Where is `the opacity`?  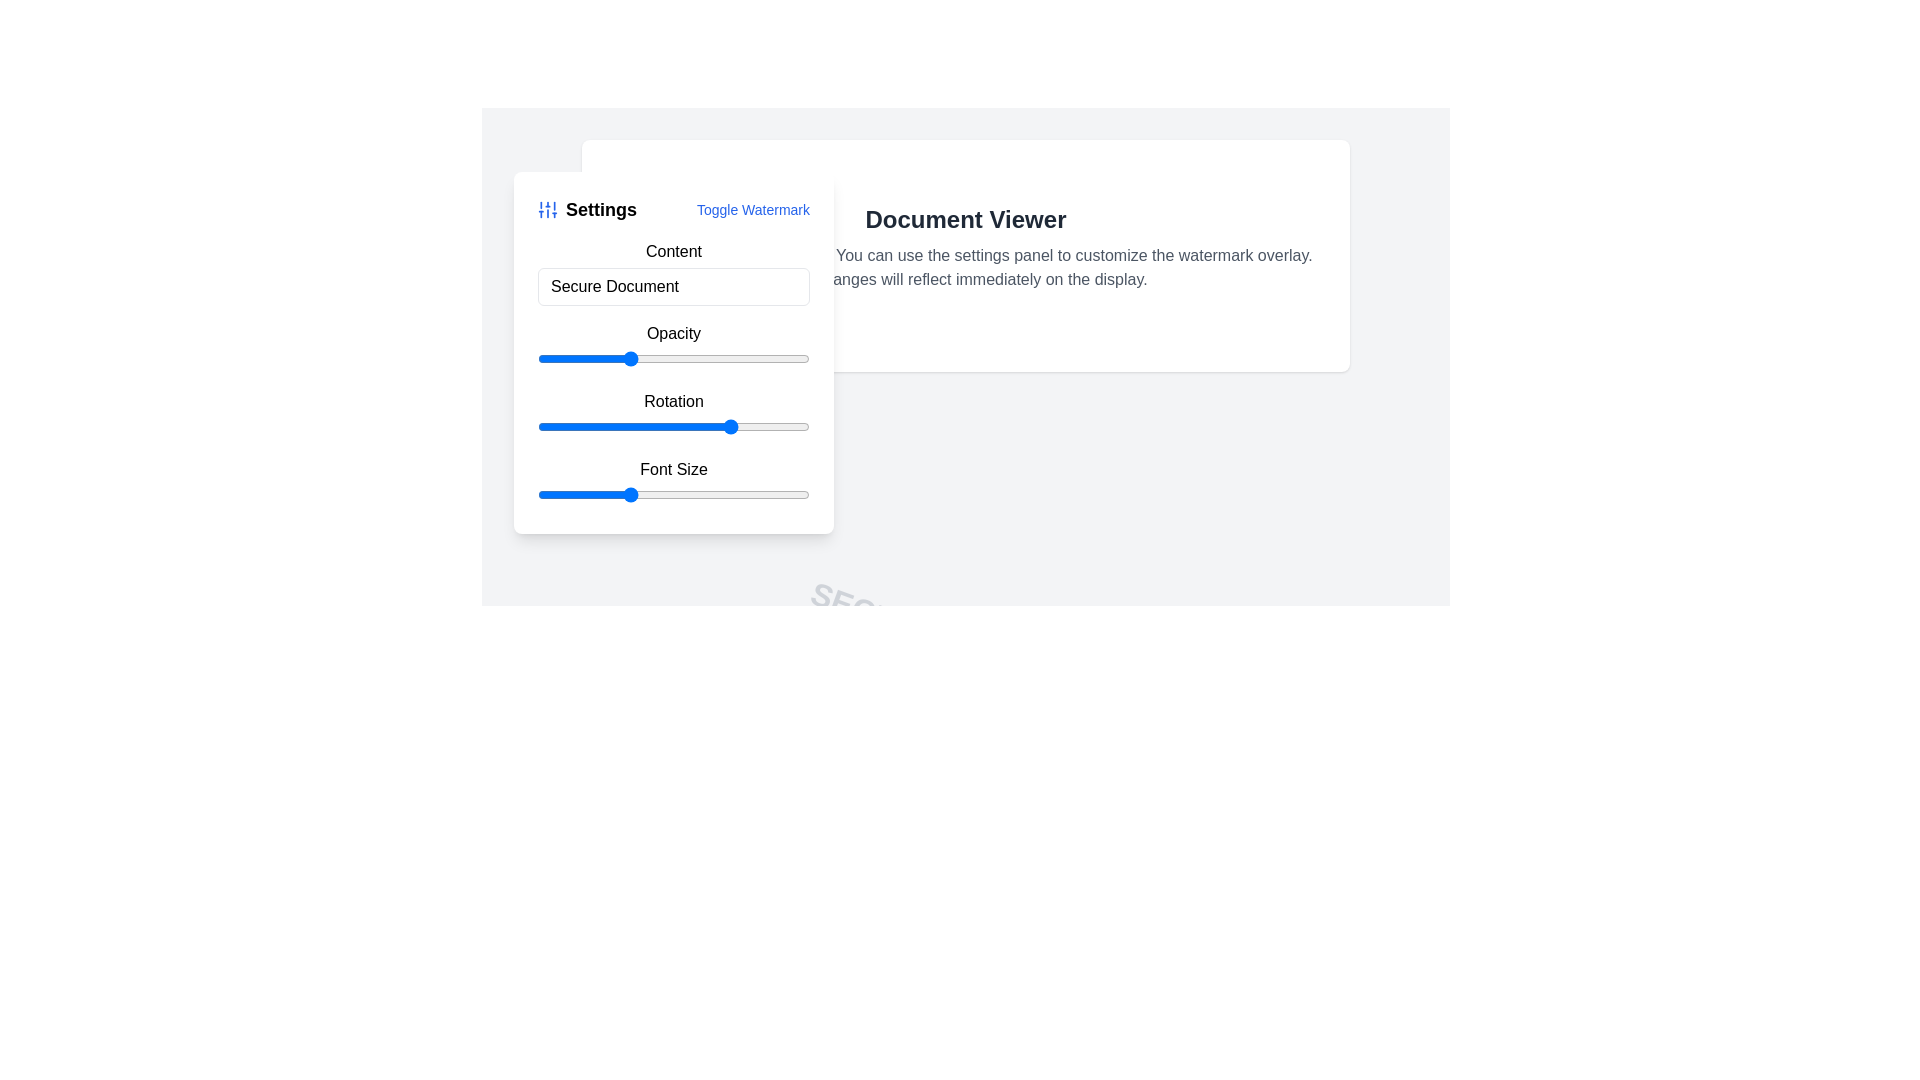
the opacity is located at coordinates (507, 357).